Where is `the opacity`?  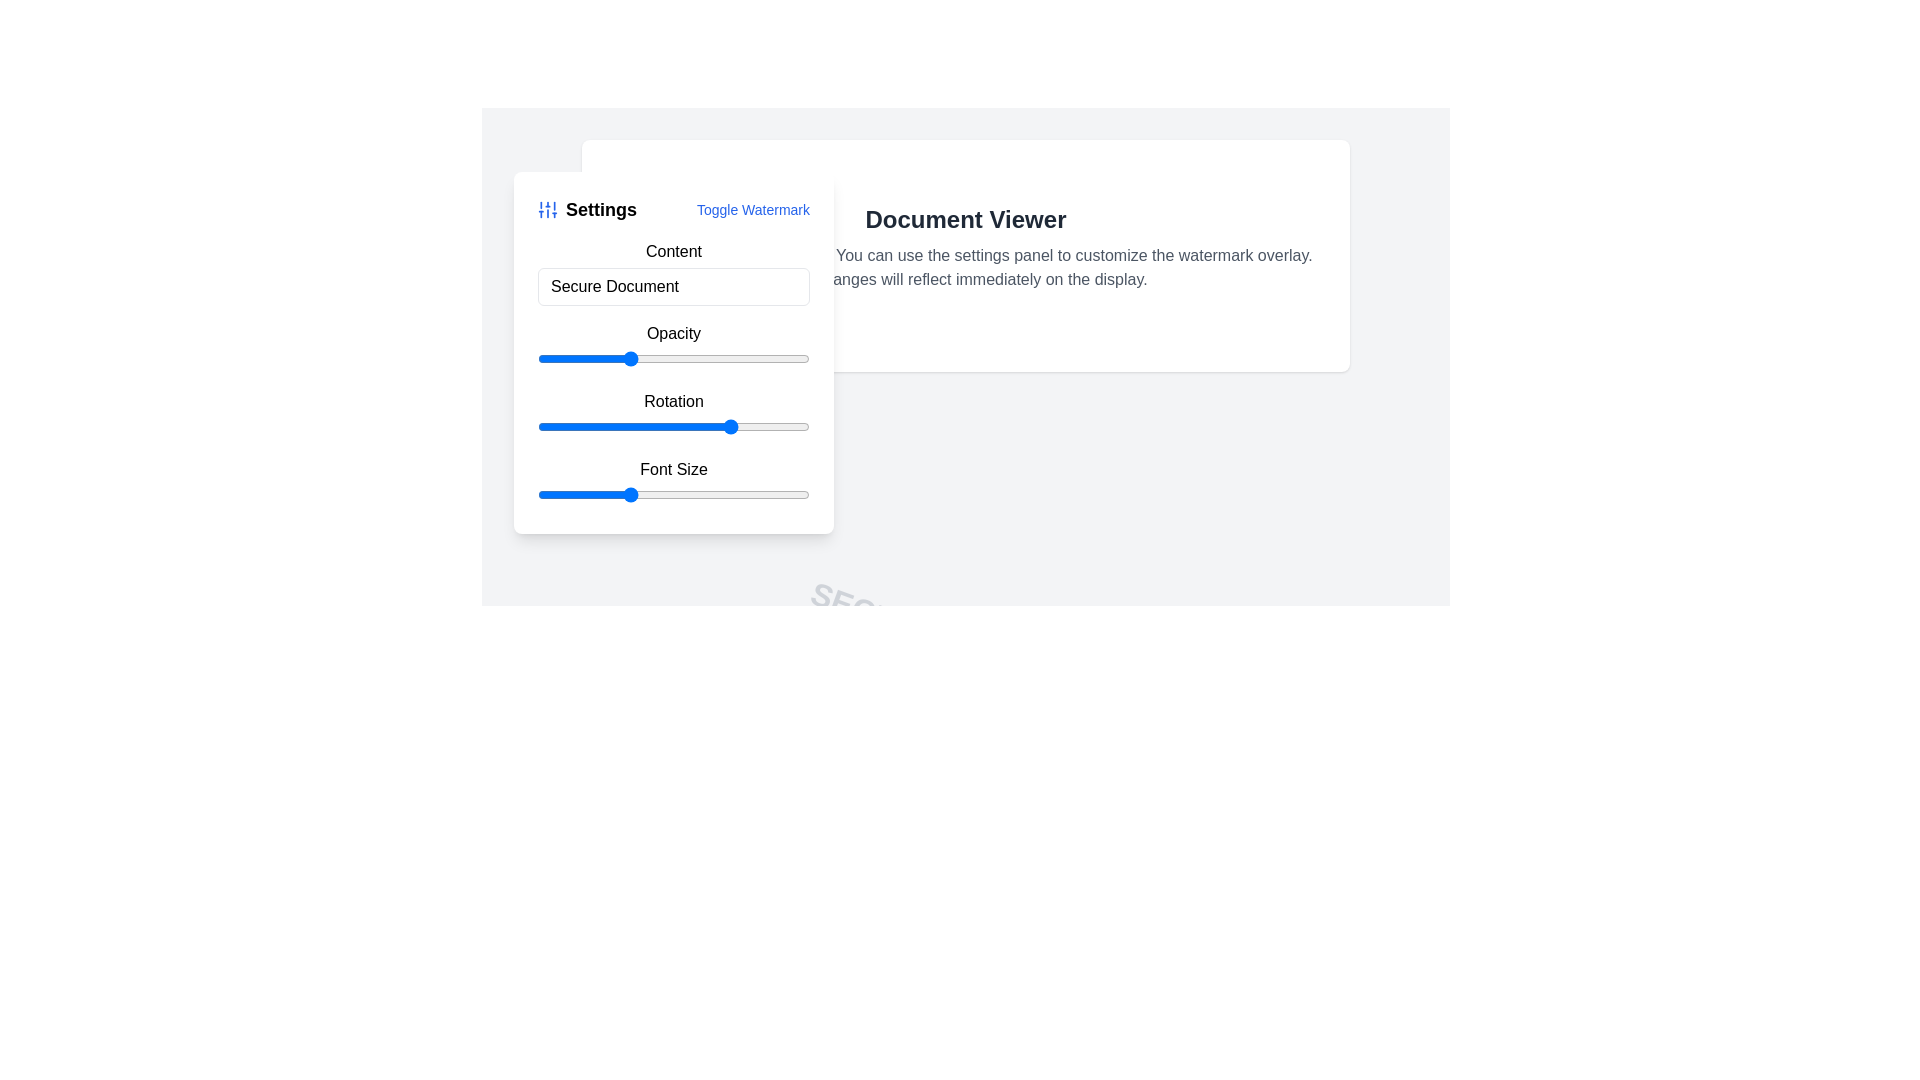
the opacity is located at coordinates (507, 357).